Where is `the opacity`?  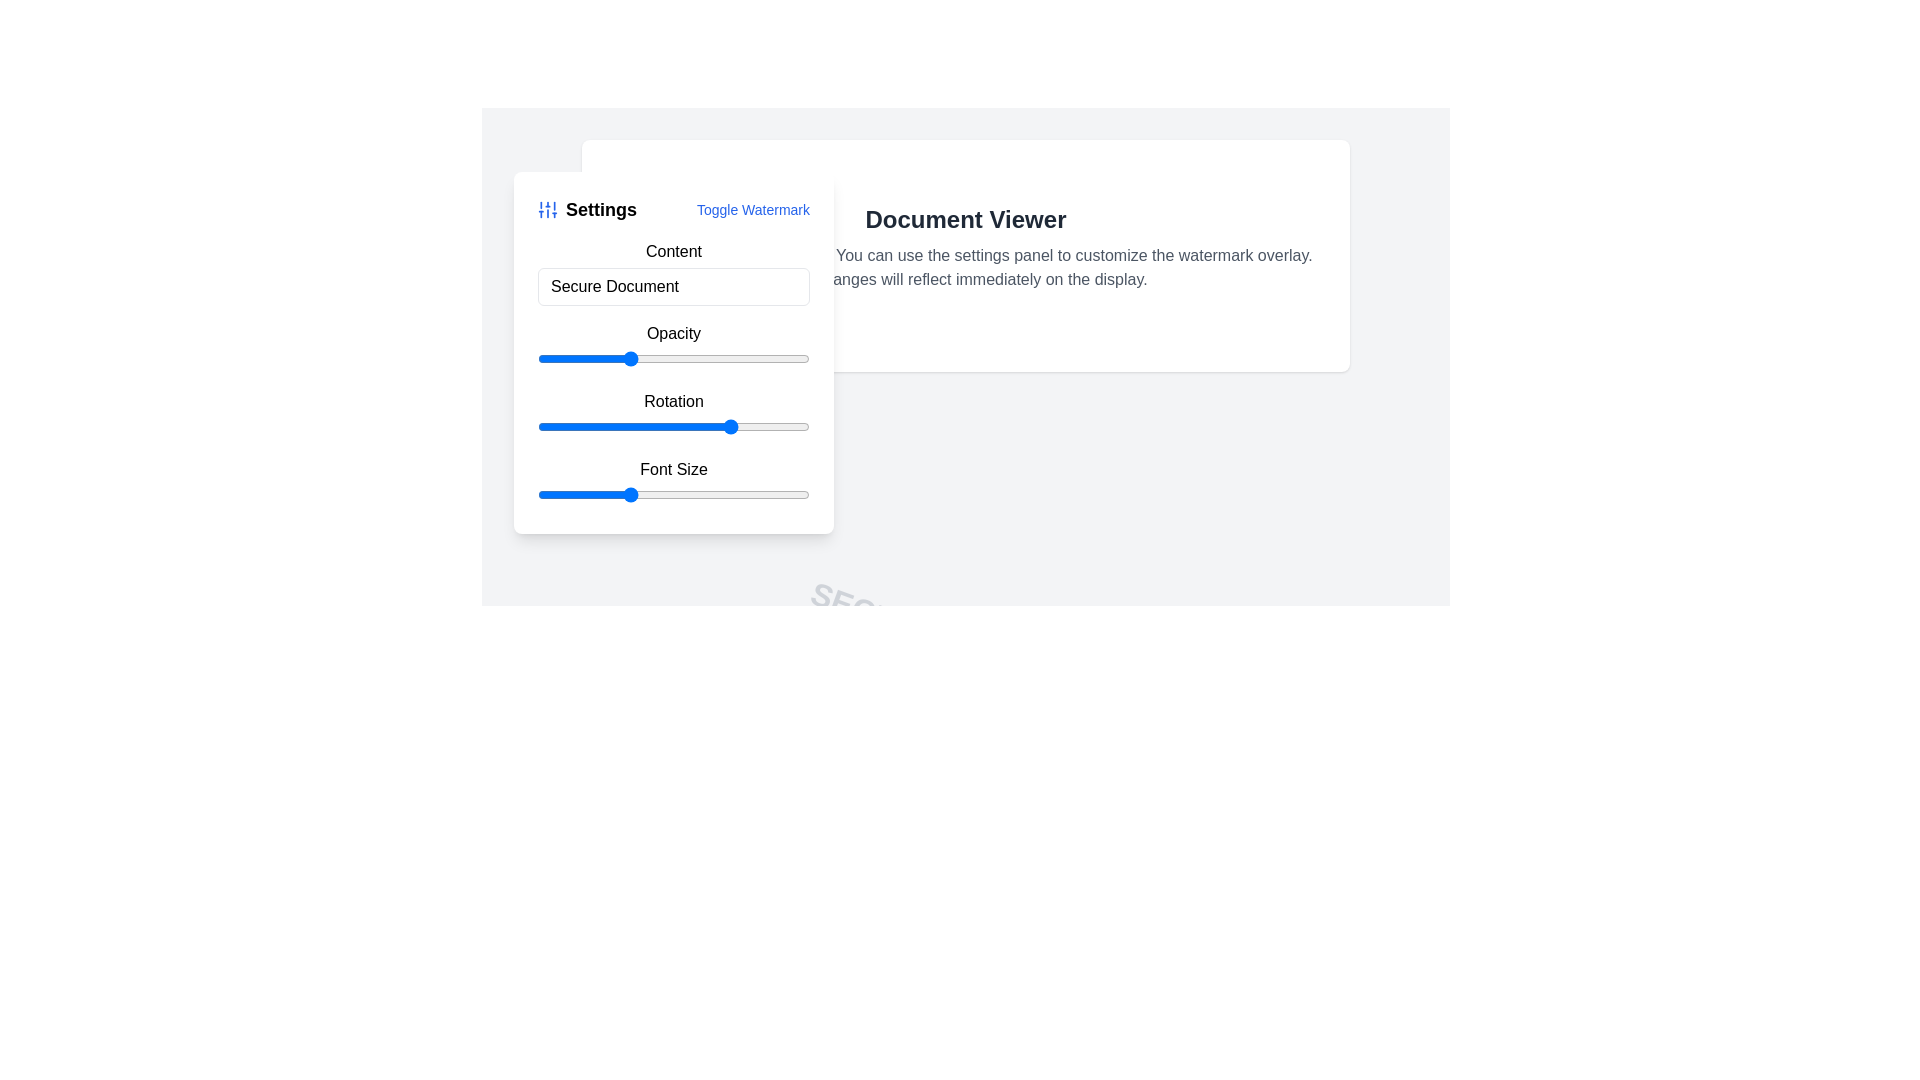
the opacity is located at coordinates (507, 357).